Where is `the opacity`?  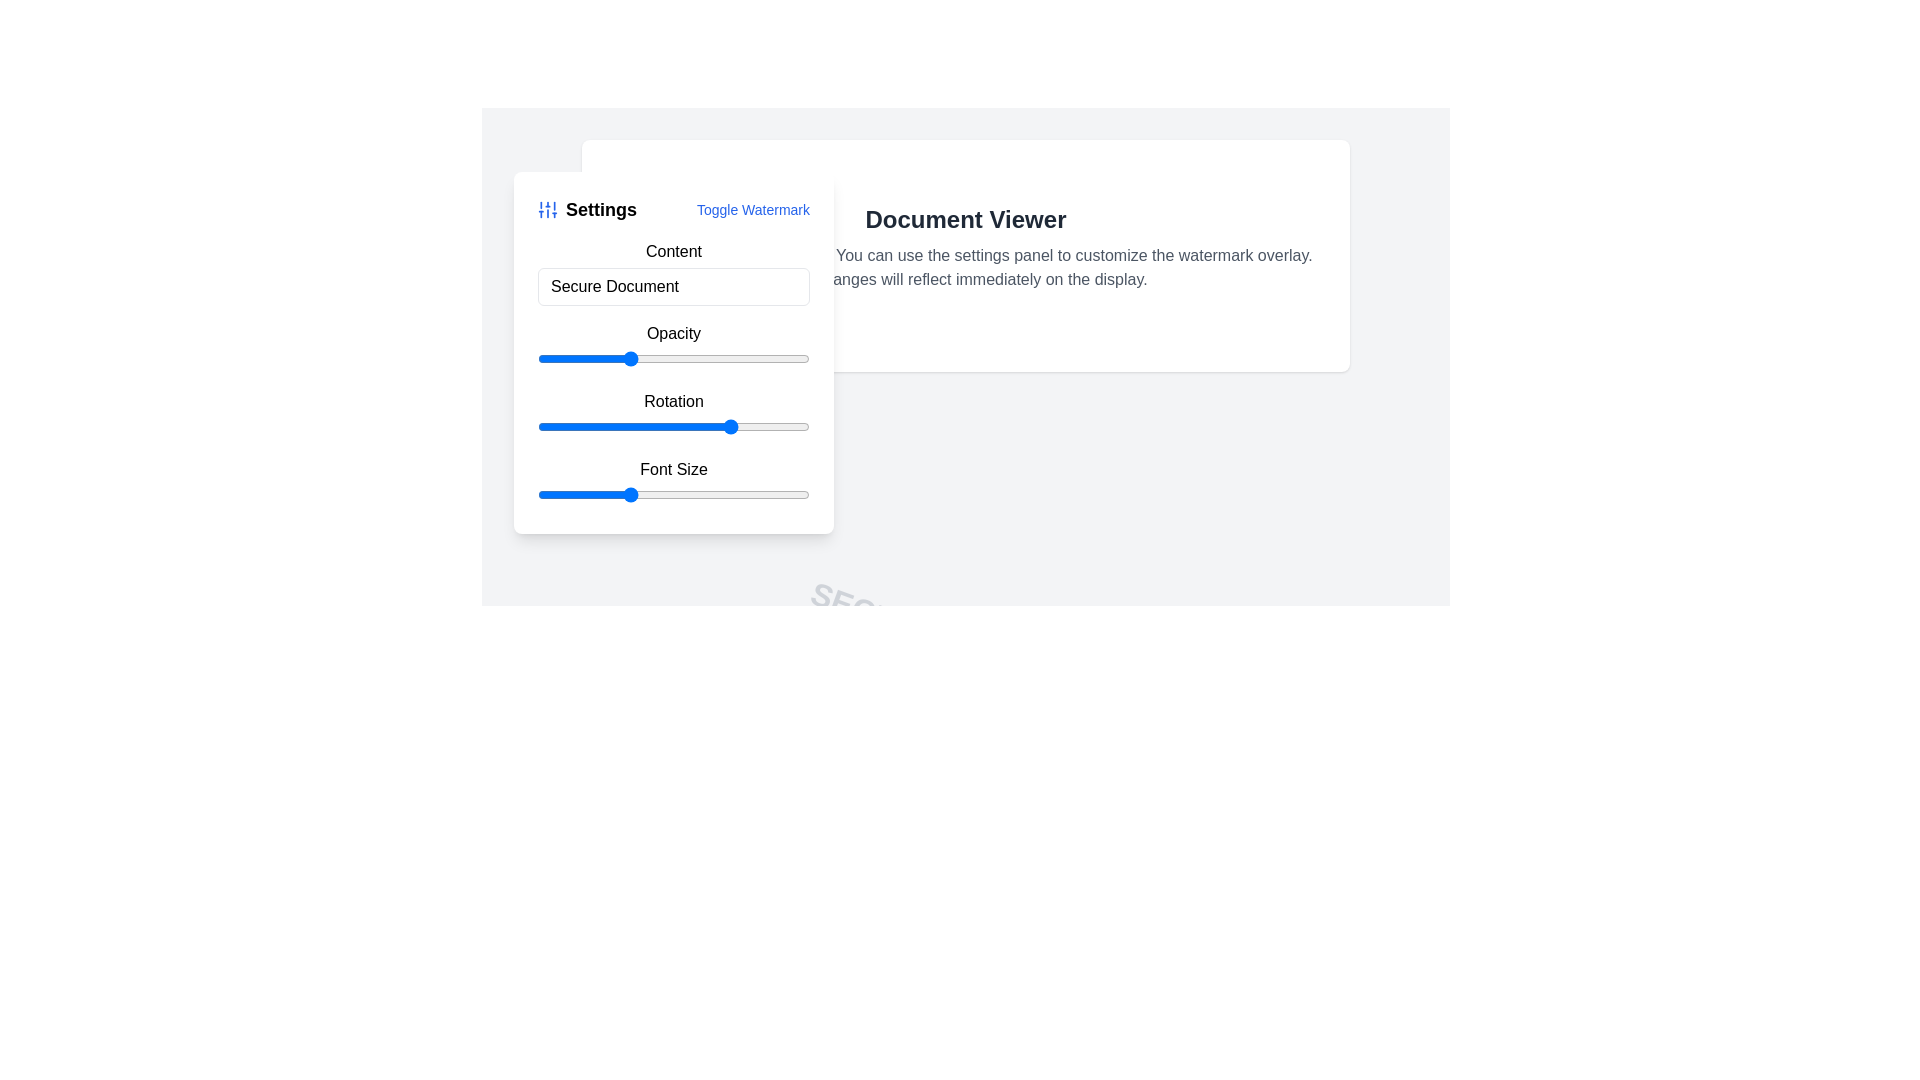
the opacity is located at coordinates (507, 357).